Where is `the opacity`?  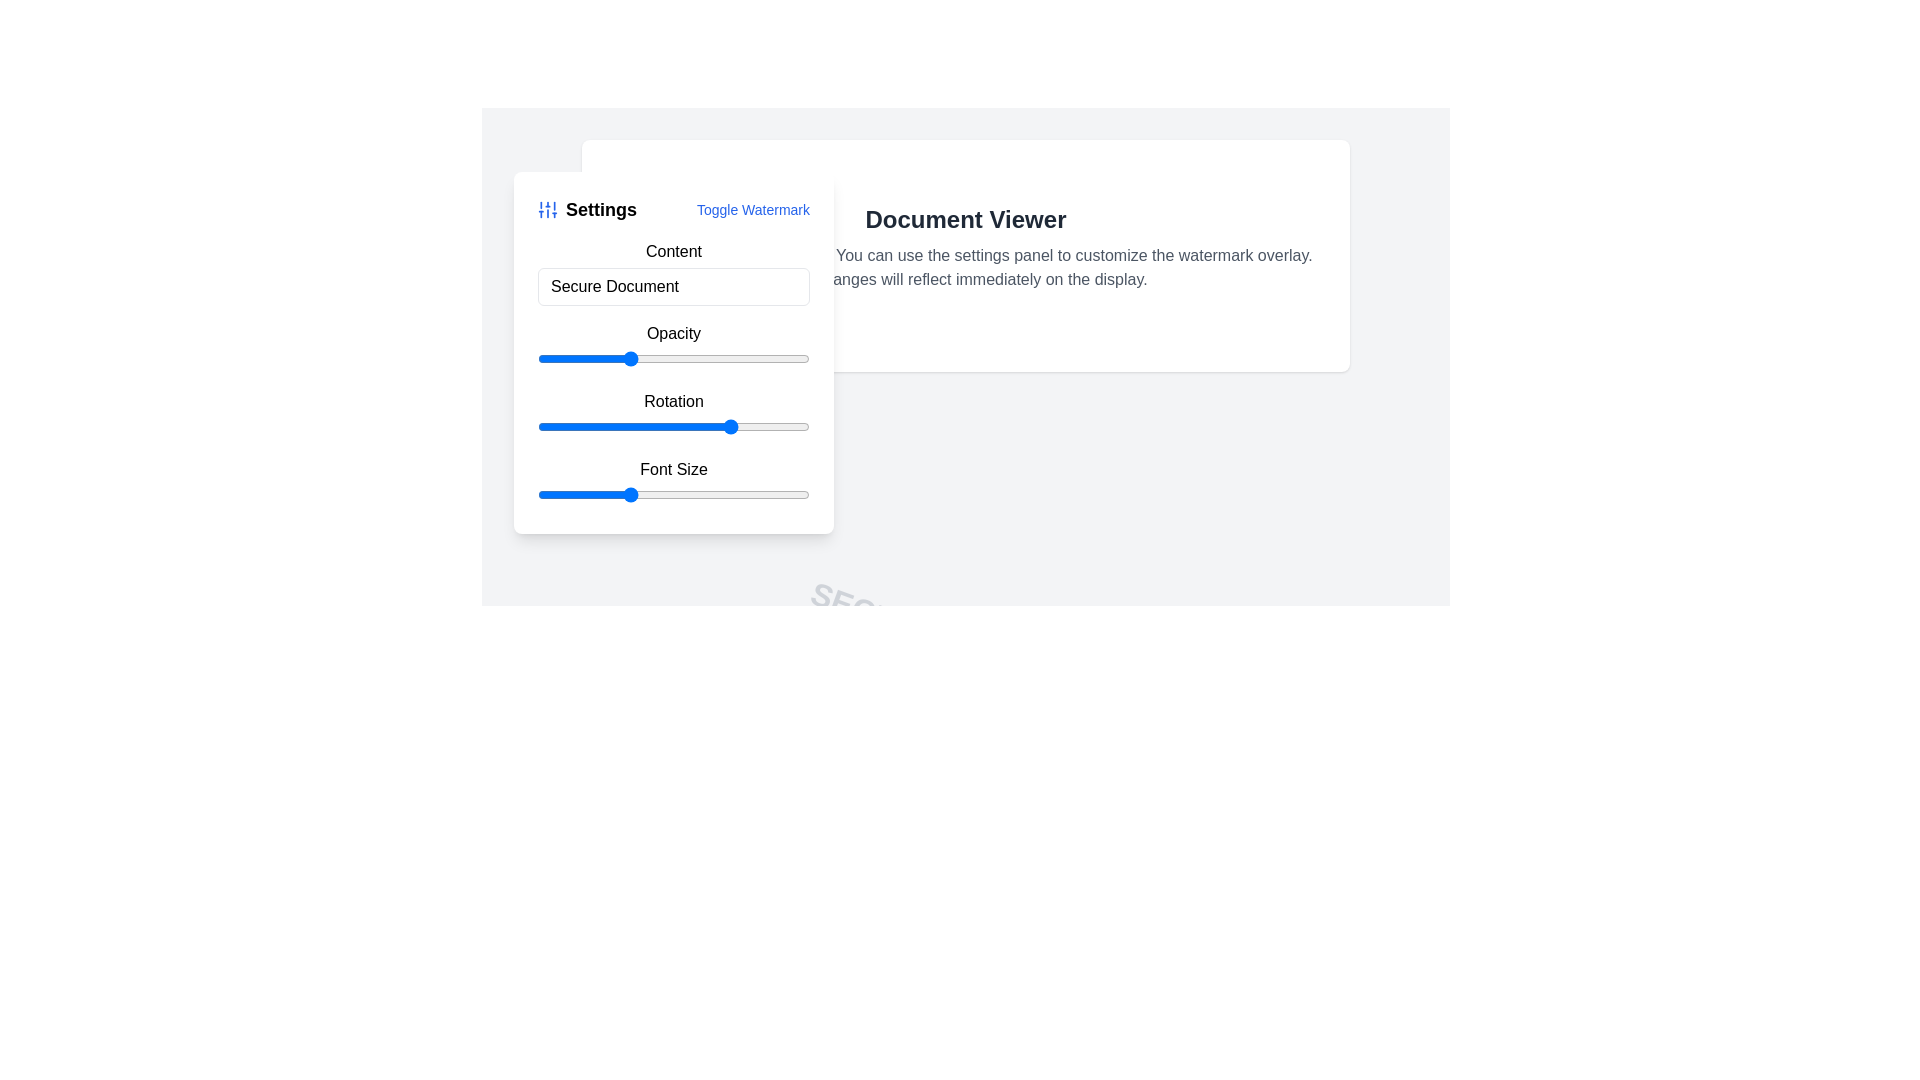
the opacity is located at coordinates (507, 357).